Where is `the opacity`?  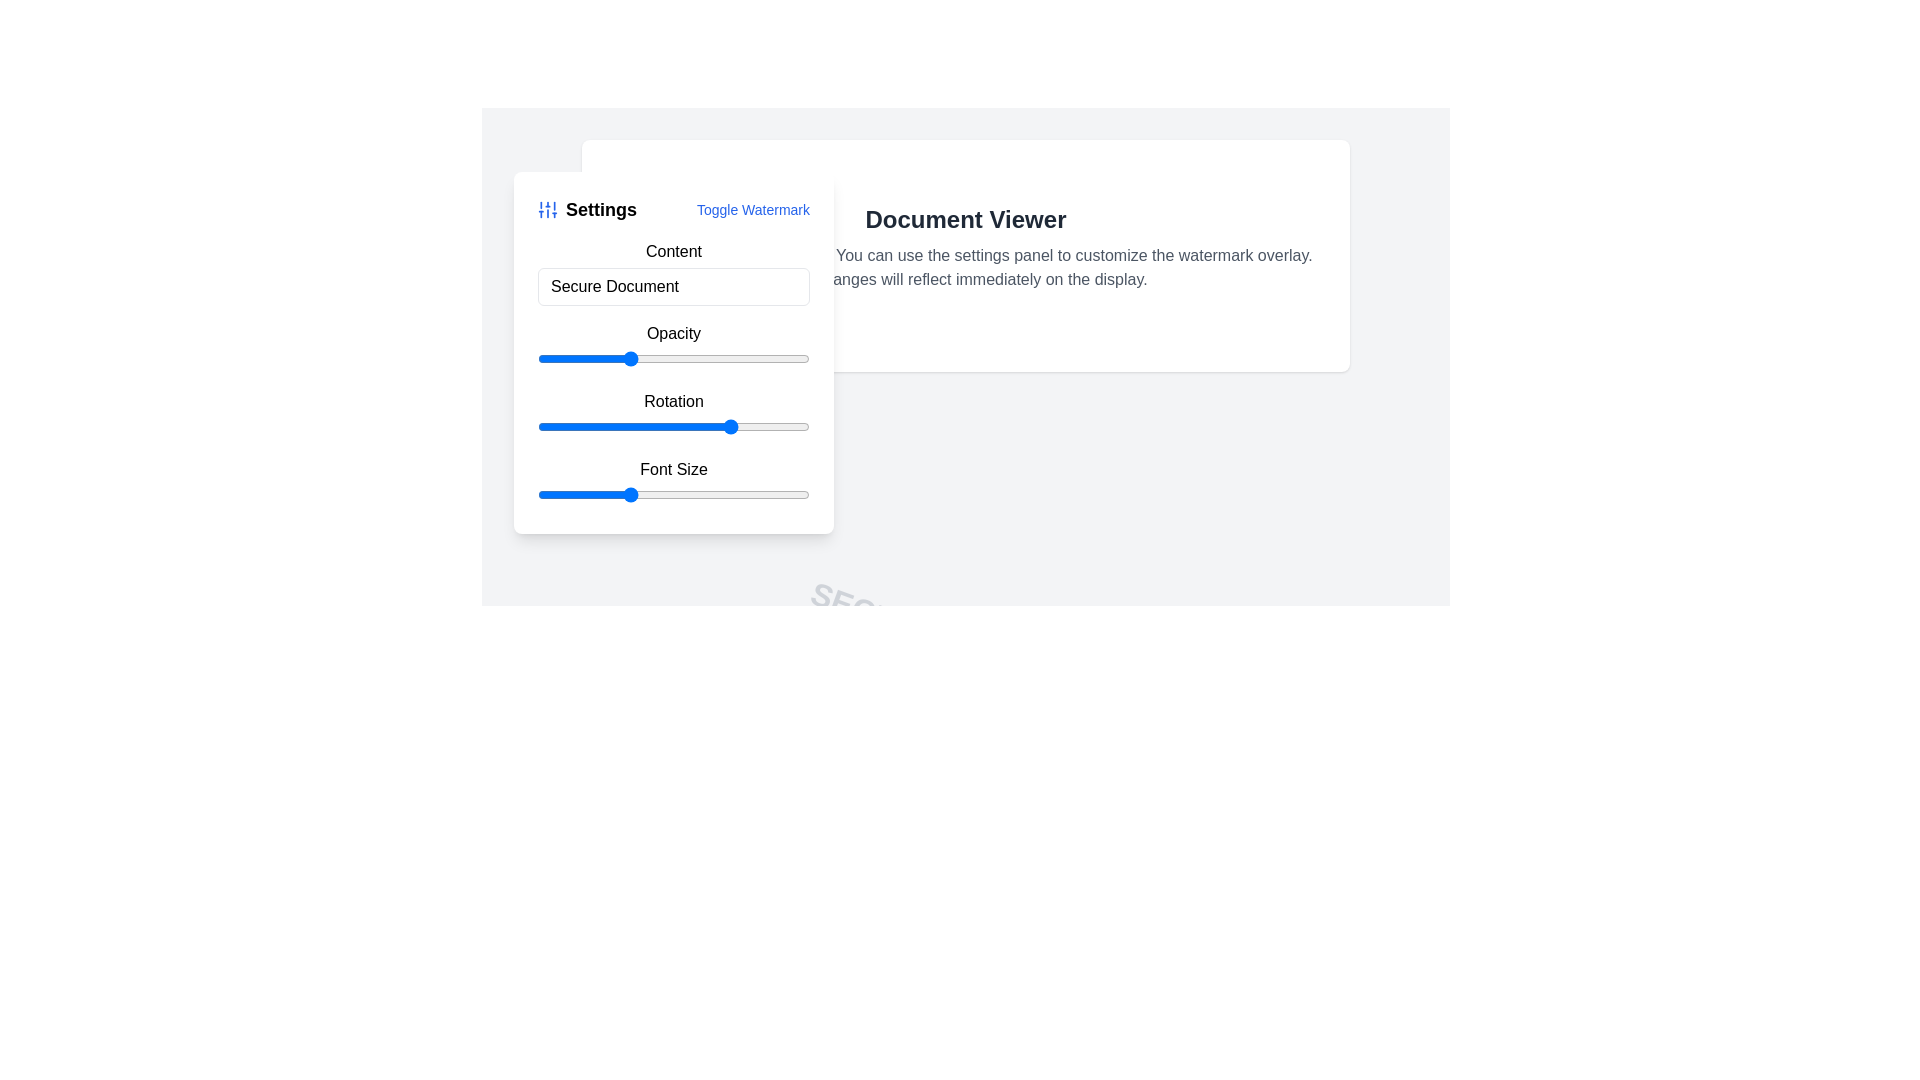
the opacity is located at coordinates (507, 357).